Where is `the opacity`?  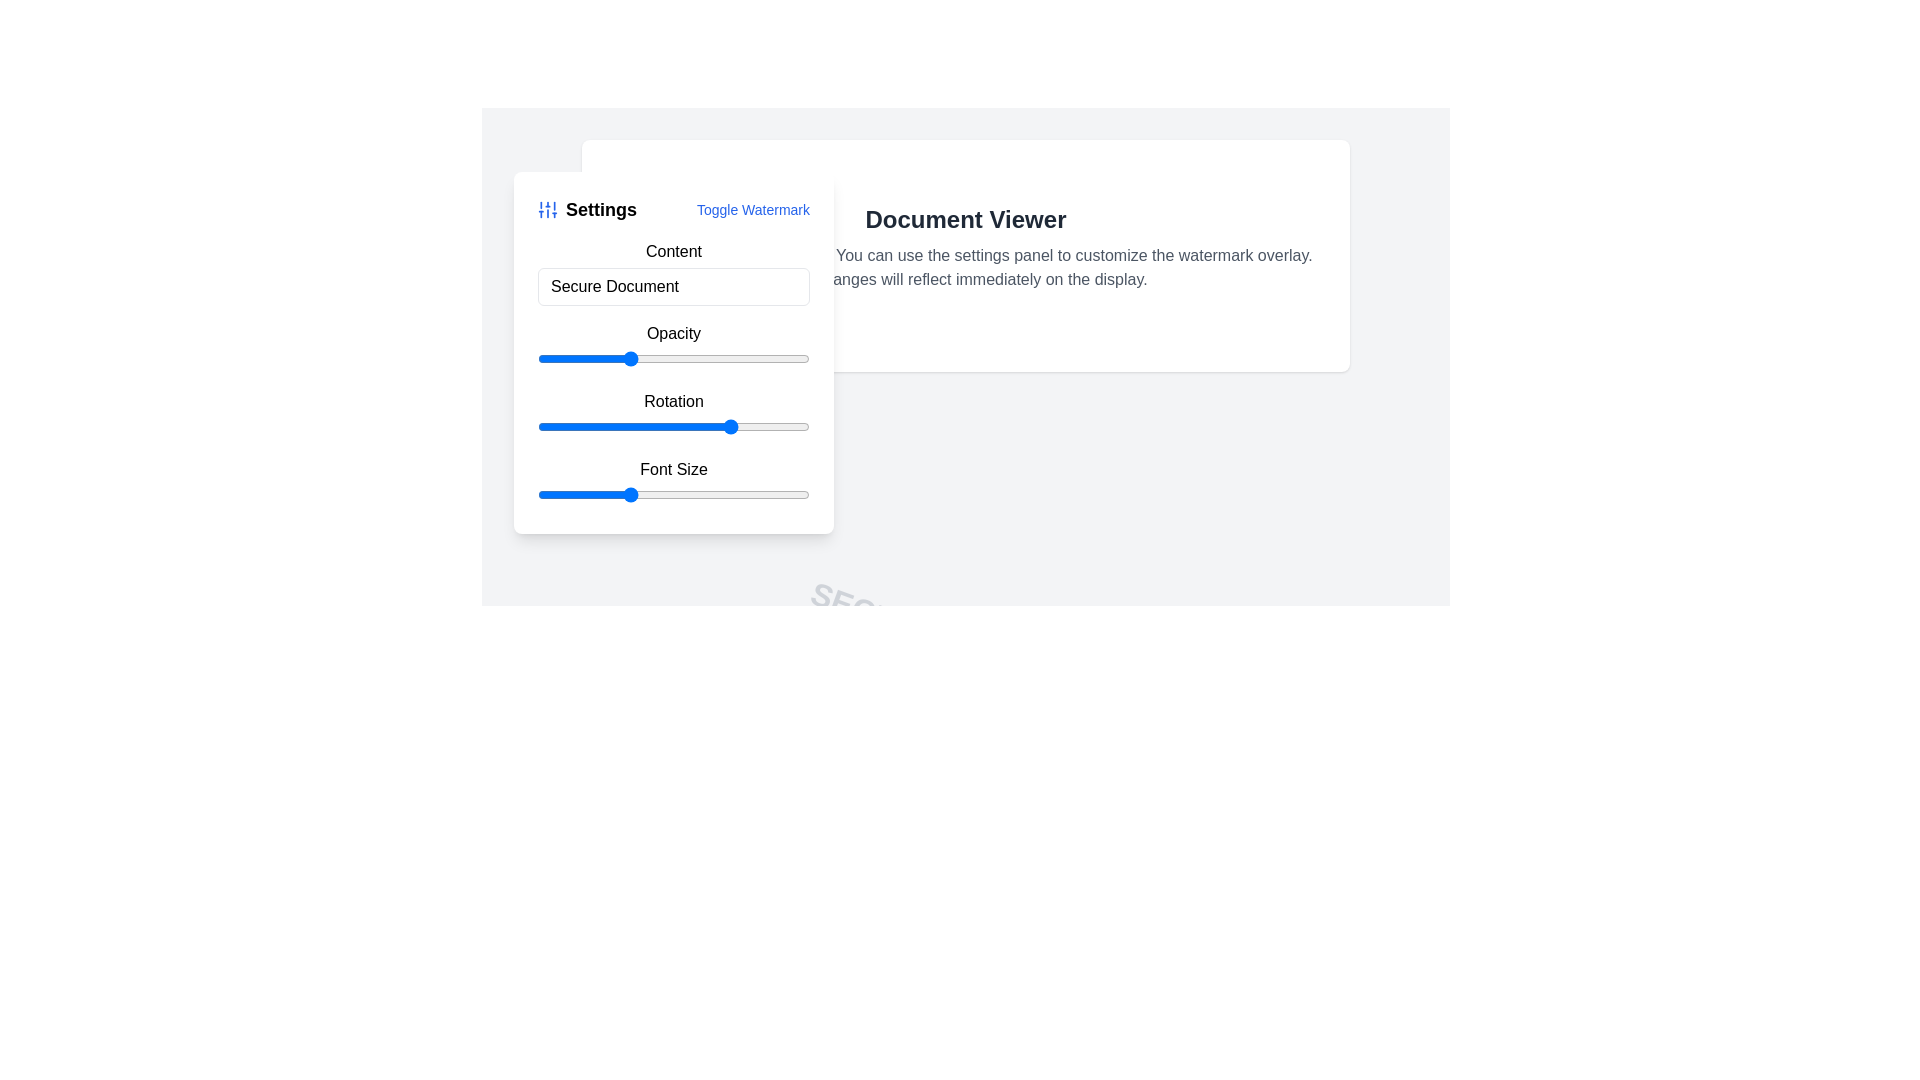
the opacity is located at coordinates (507, 357).